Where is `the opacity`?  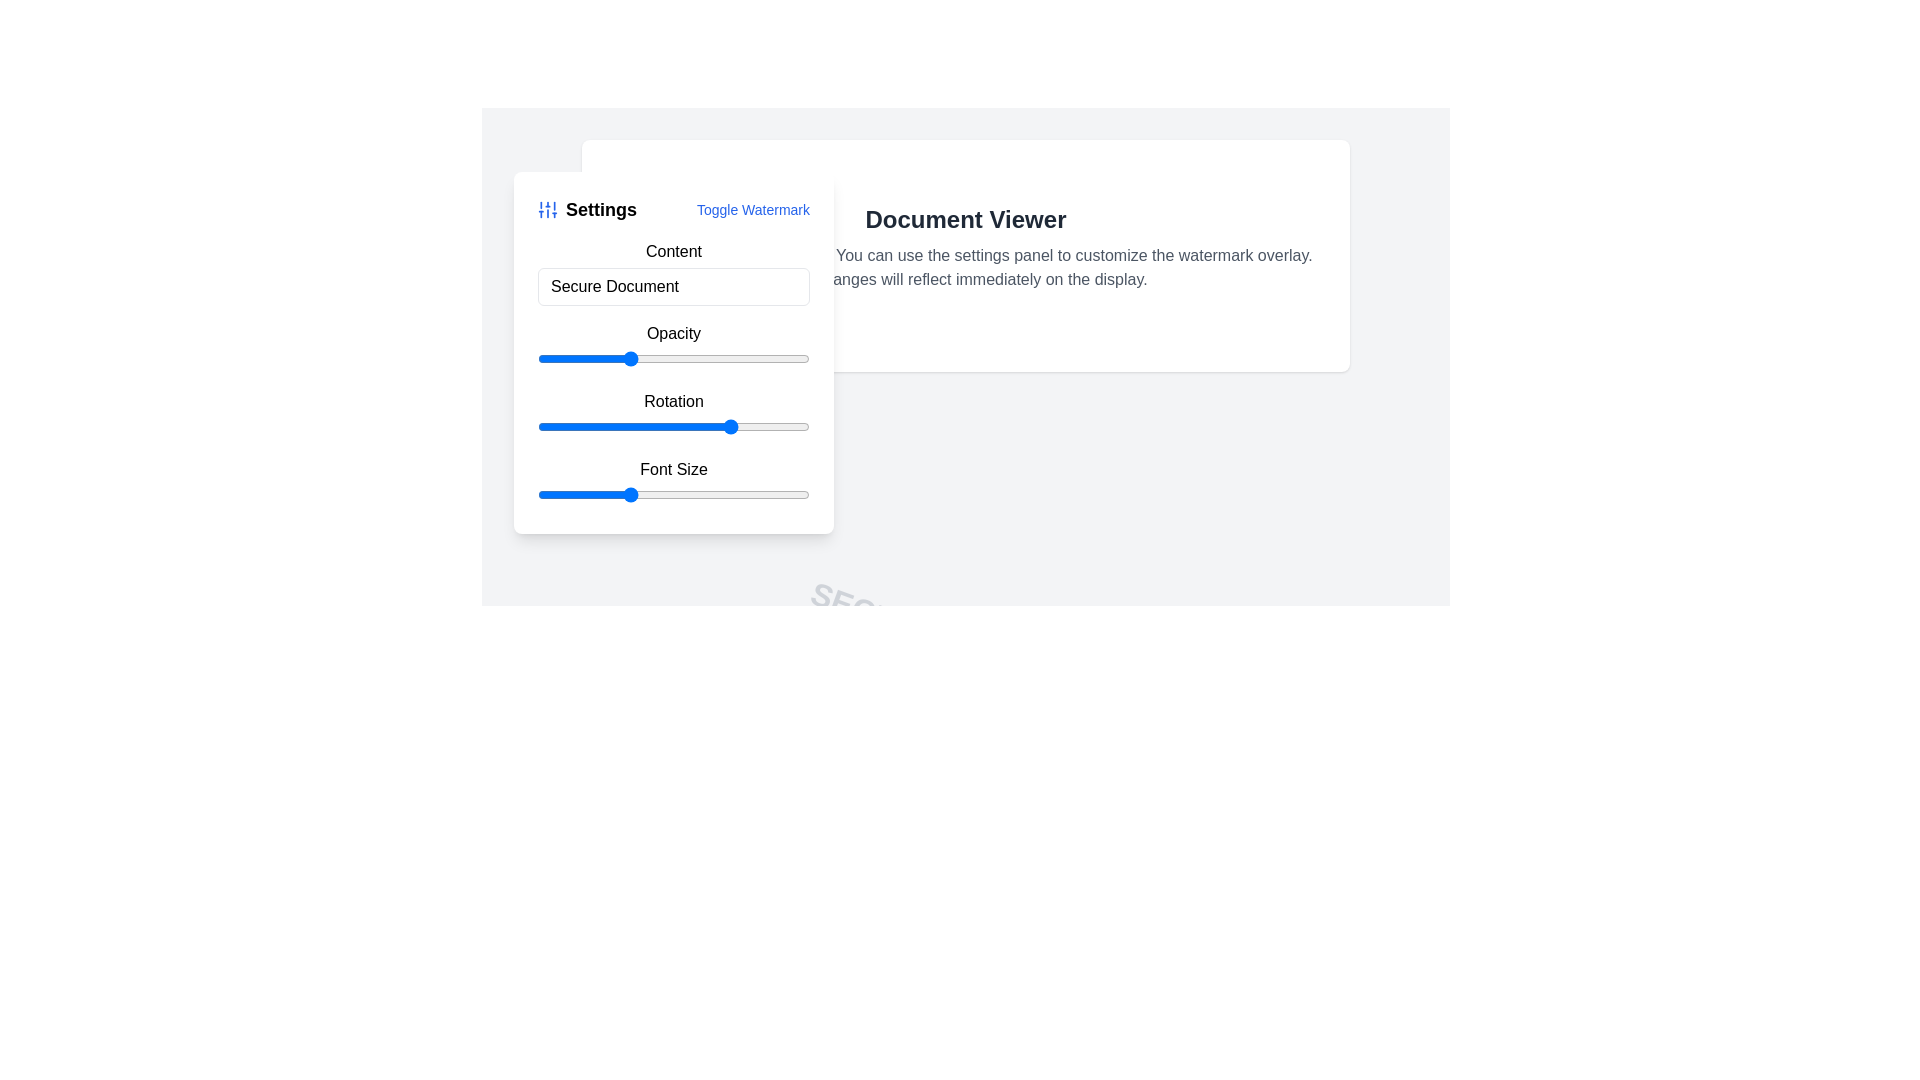
the opacity is located at coordinates (507, 357).